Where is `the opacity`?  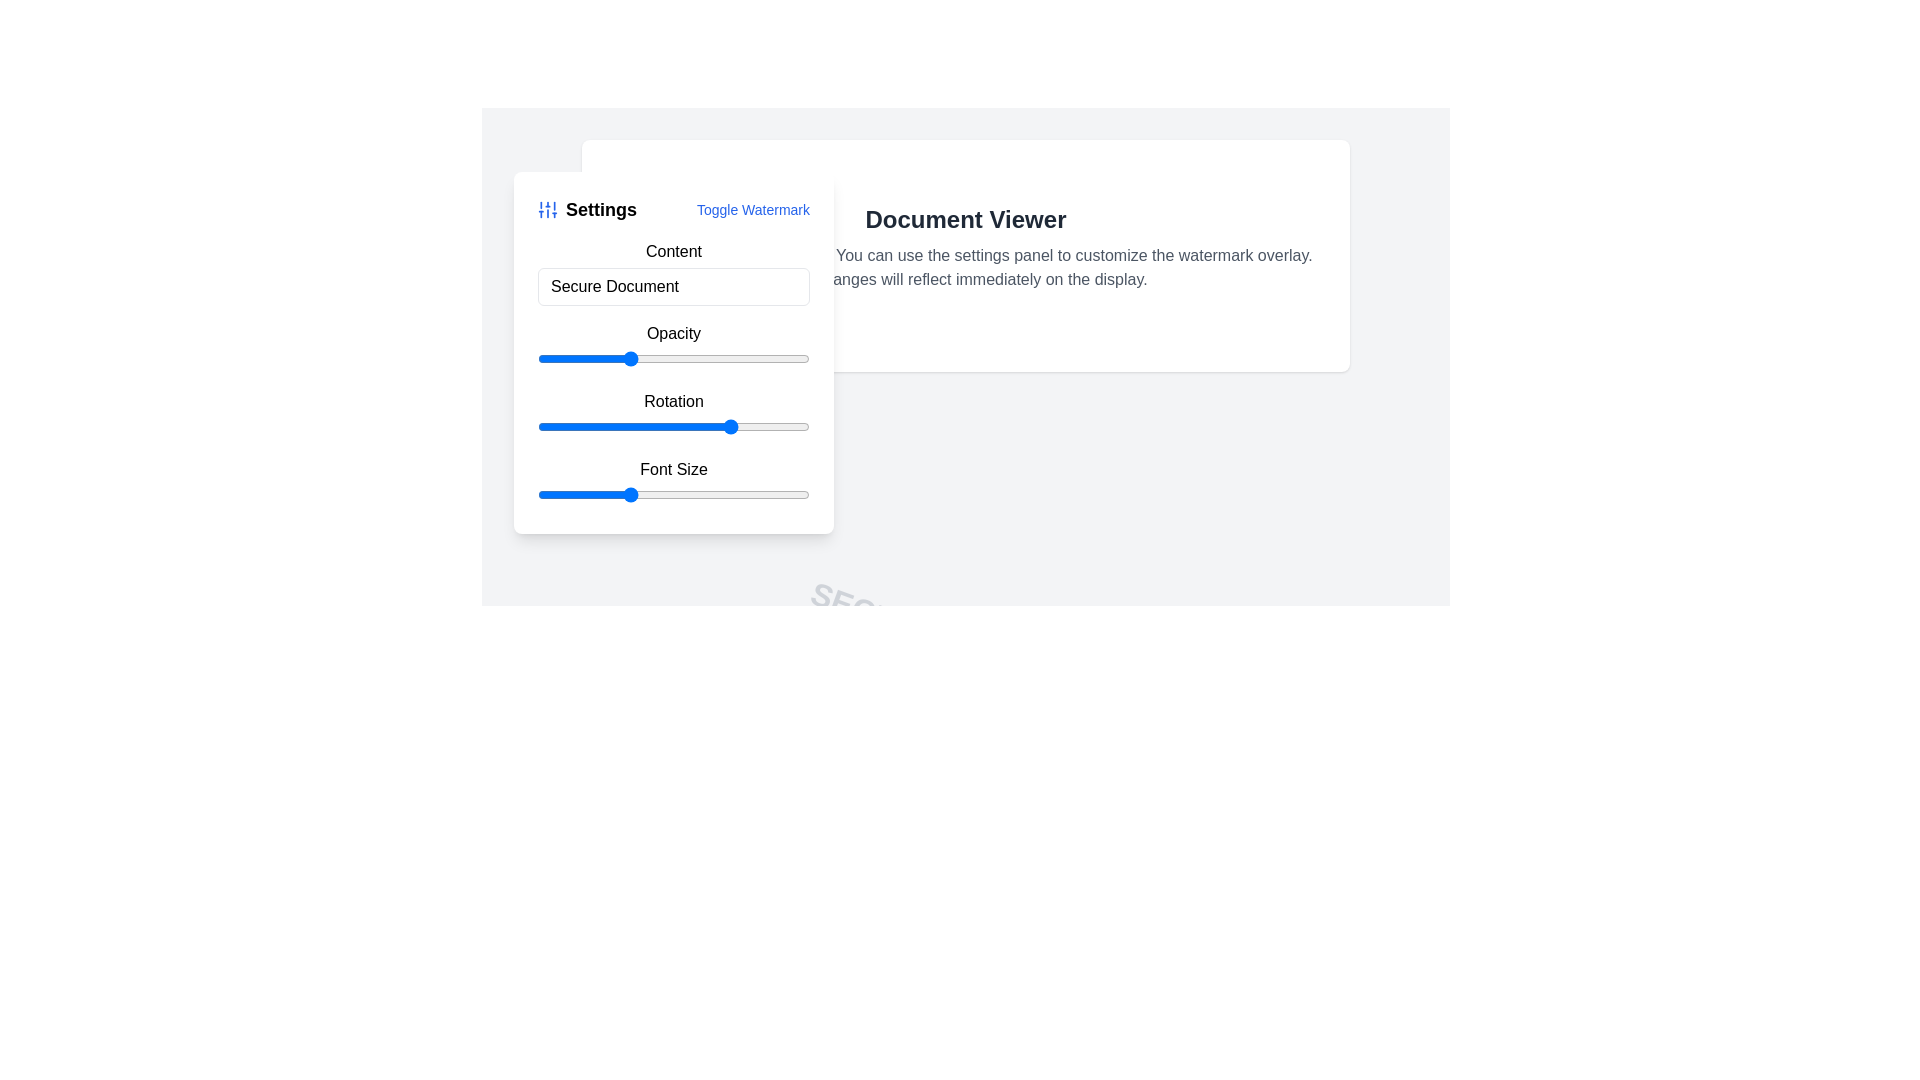
the opacity is located at coordinates (507, 357).